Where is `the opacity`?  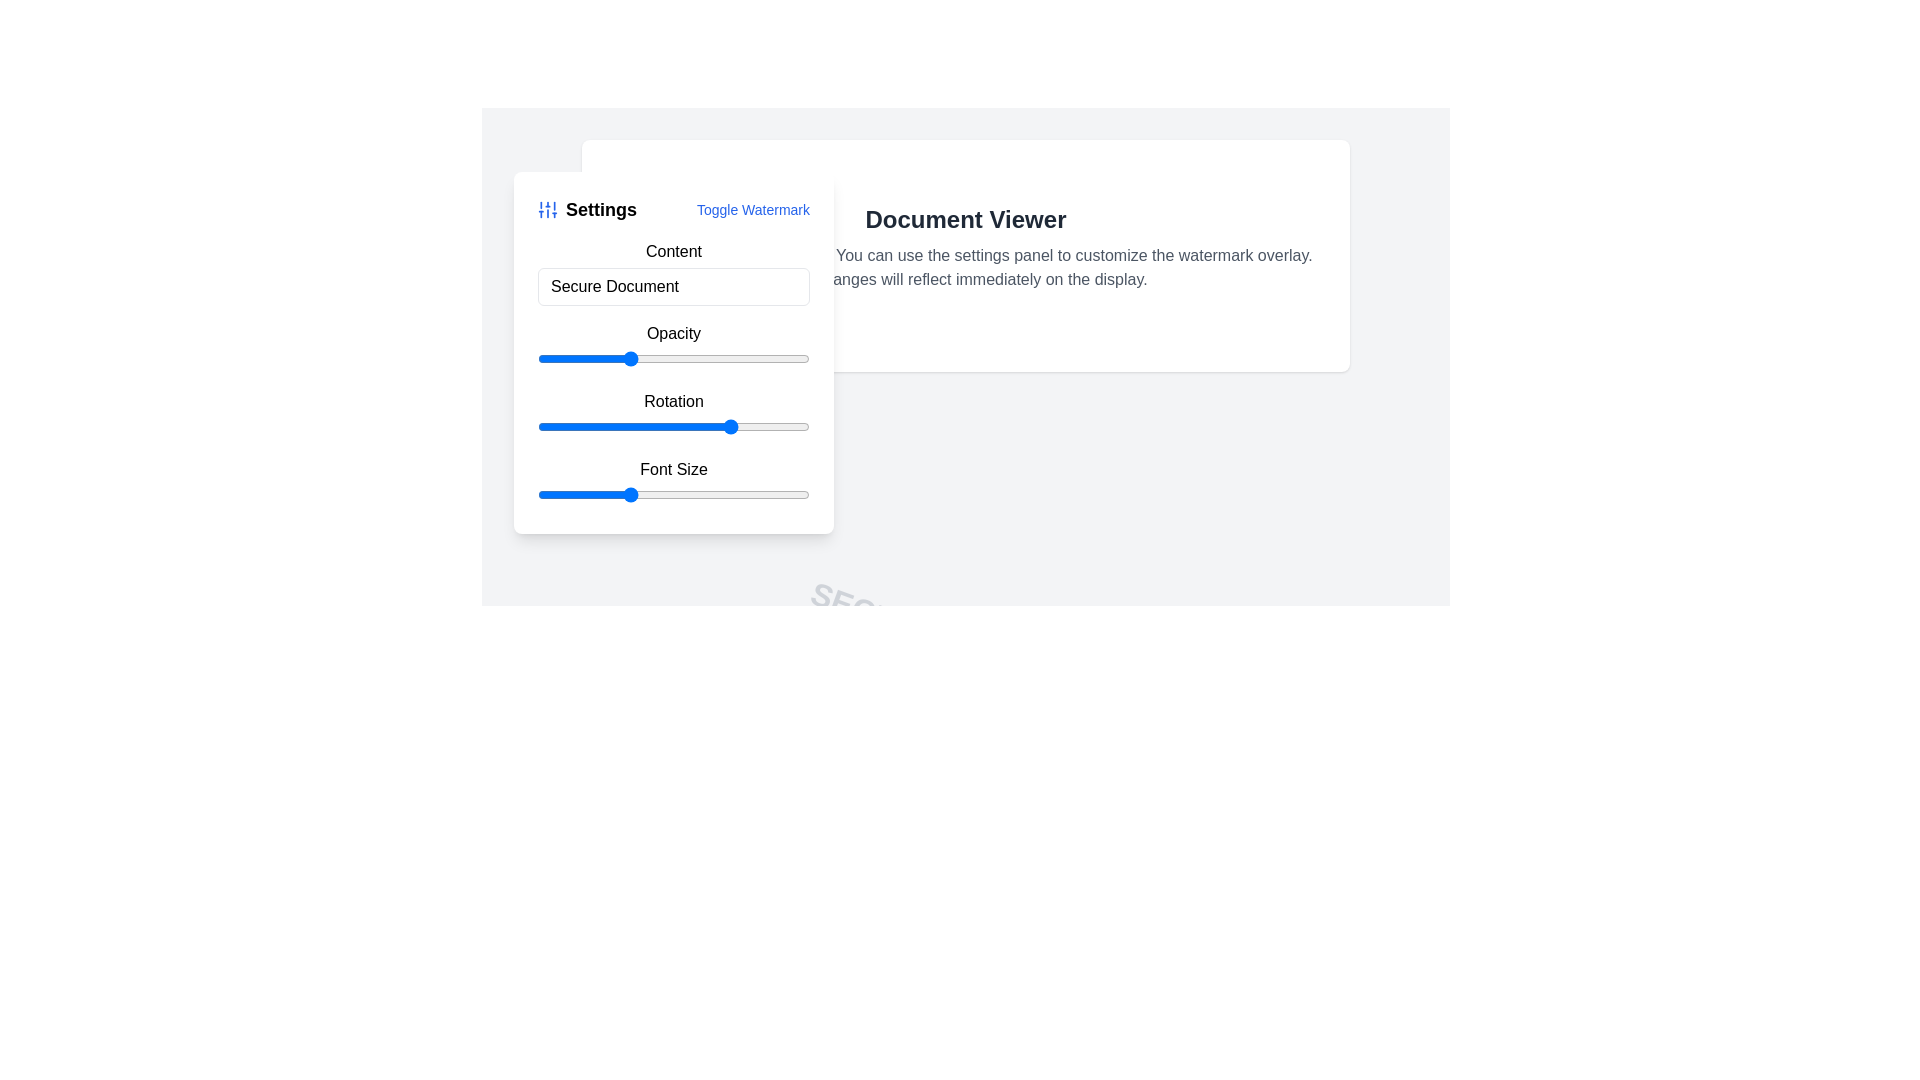
the opacity is located at coordinates (507, 357).